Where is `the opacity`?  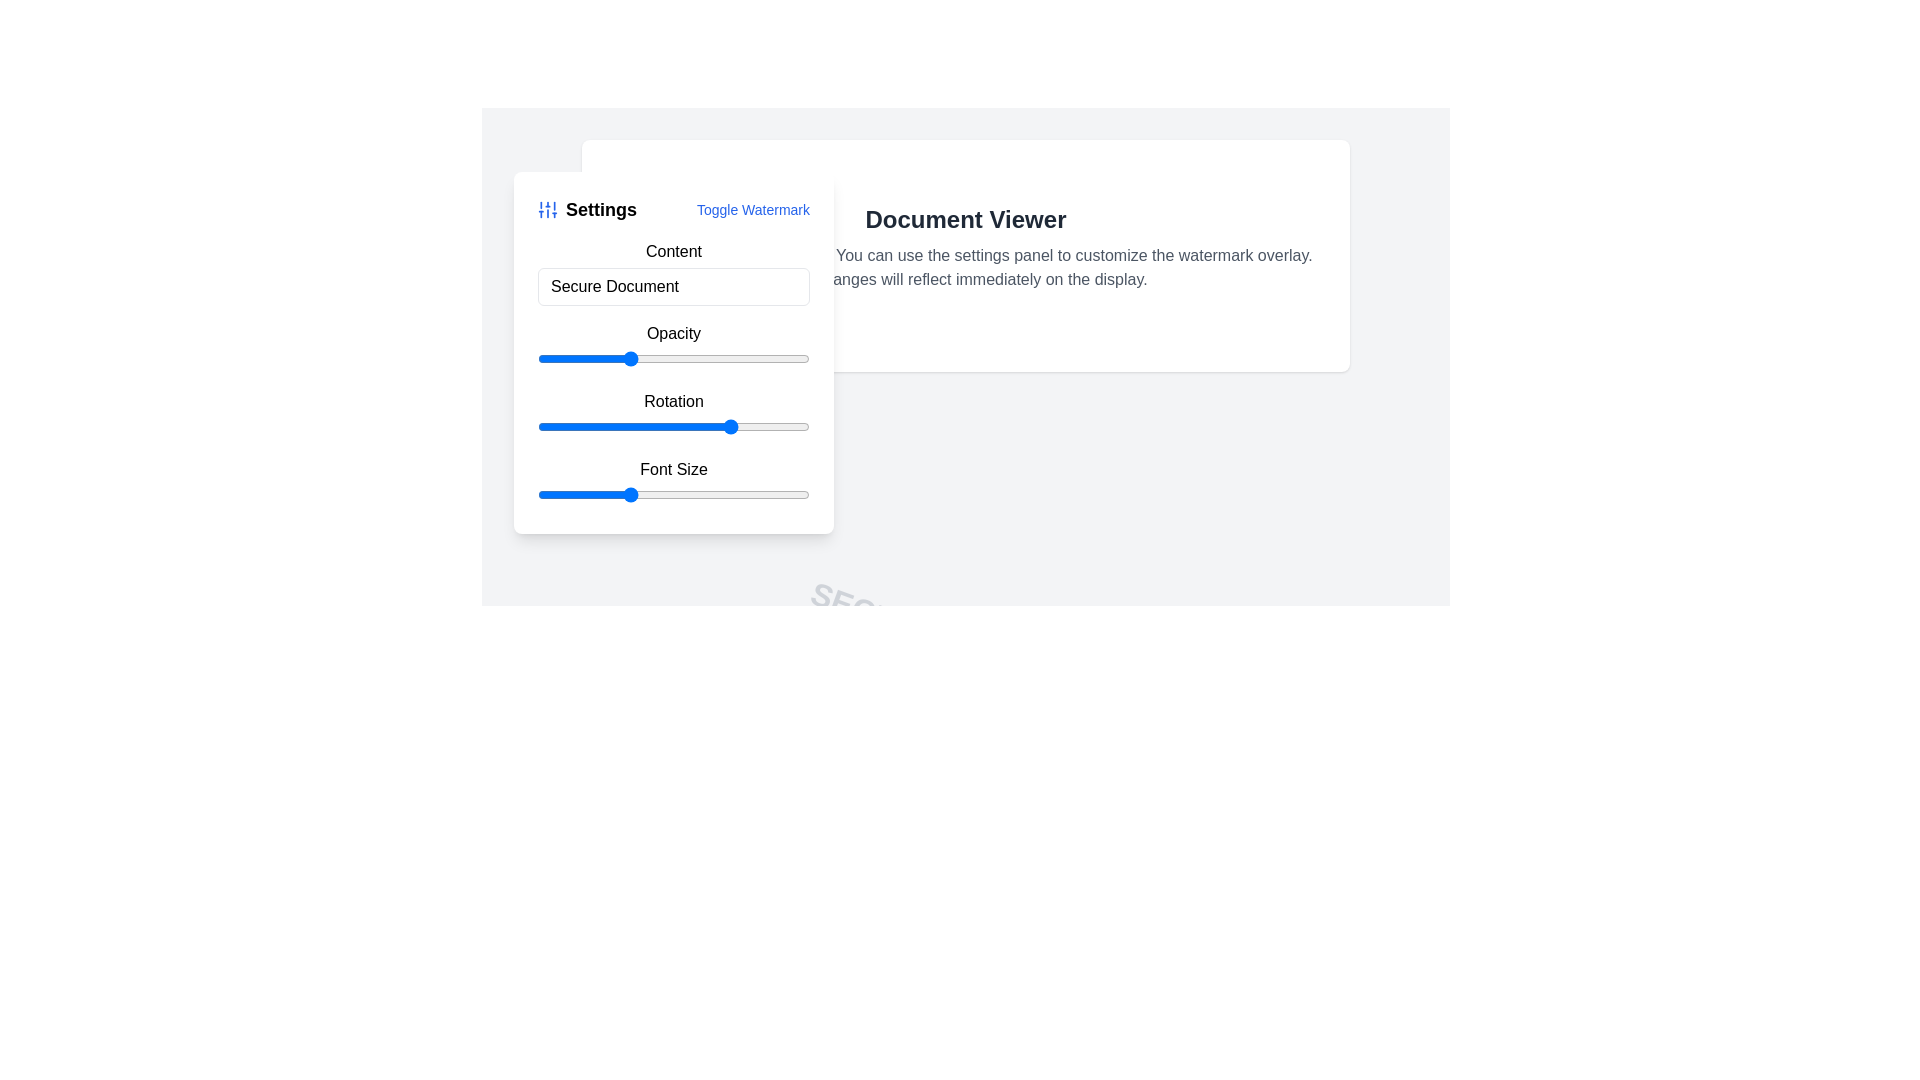
the opacity is located at coordinates (507, 357).